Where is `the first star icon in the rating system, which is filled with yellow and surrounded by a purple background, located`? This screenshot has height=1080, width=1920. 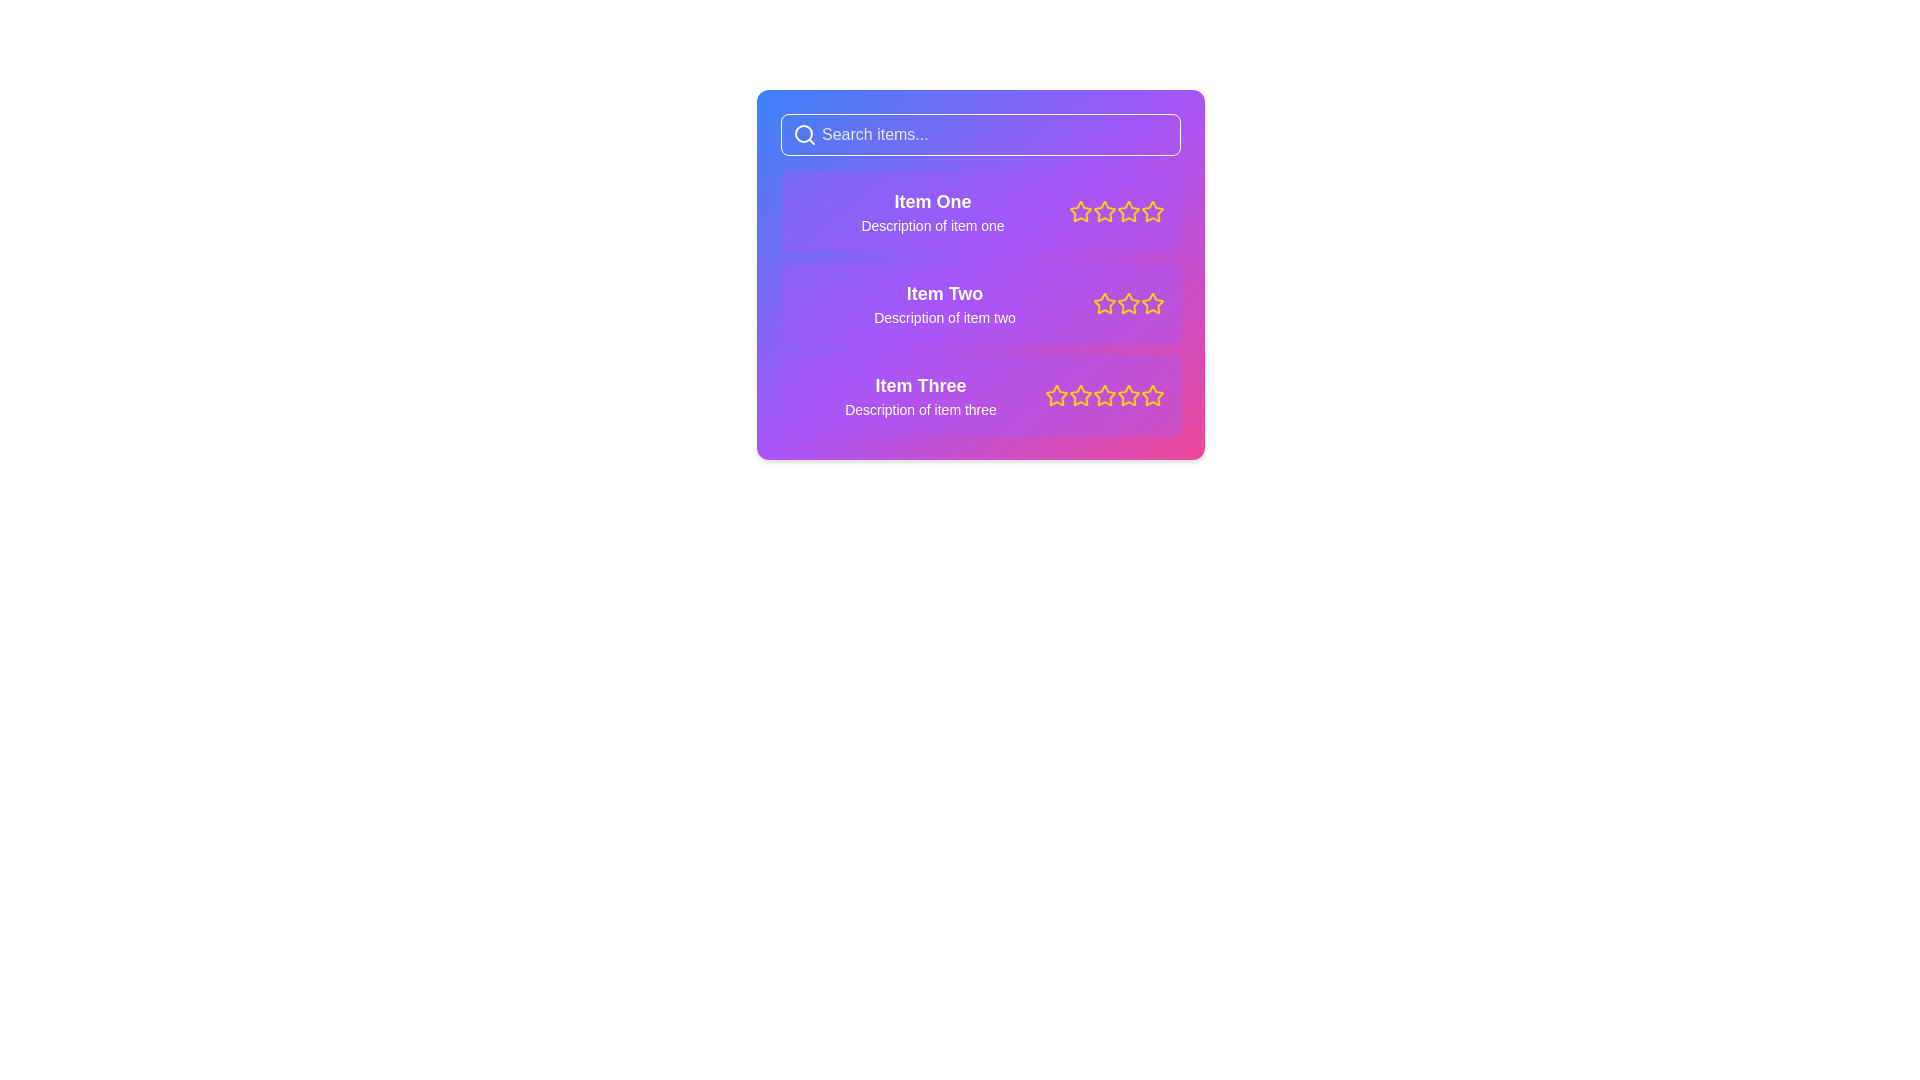 the first star icon in the rating system, which is filled with yellow and surrounded by a purple background, located is located at coordinates (1079, 212).